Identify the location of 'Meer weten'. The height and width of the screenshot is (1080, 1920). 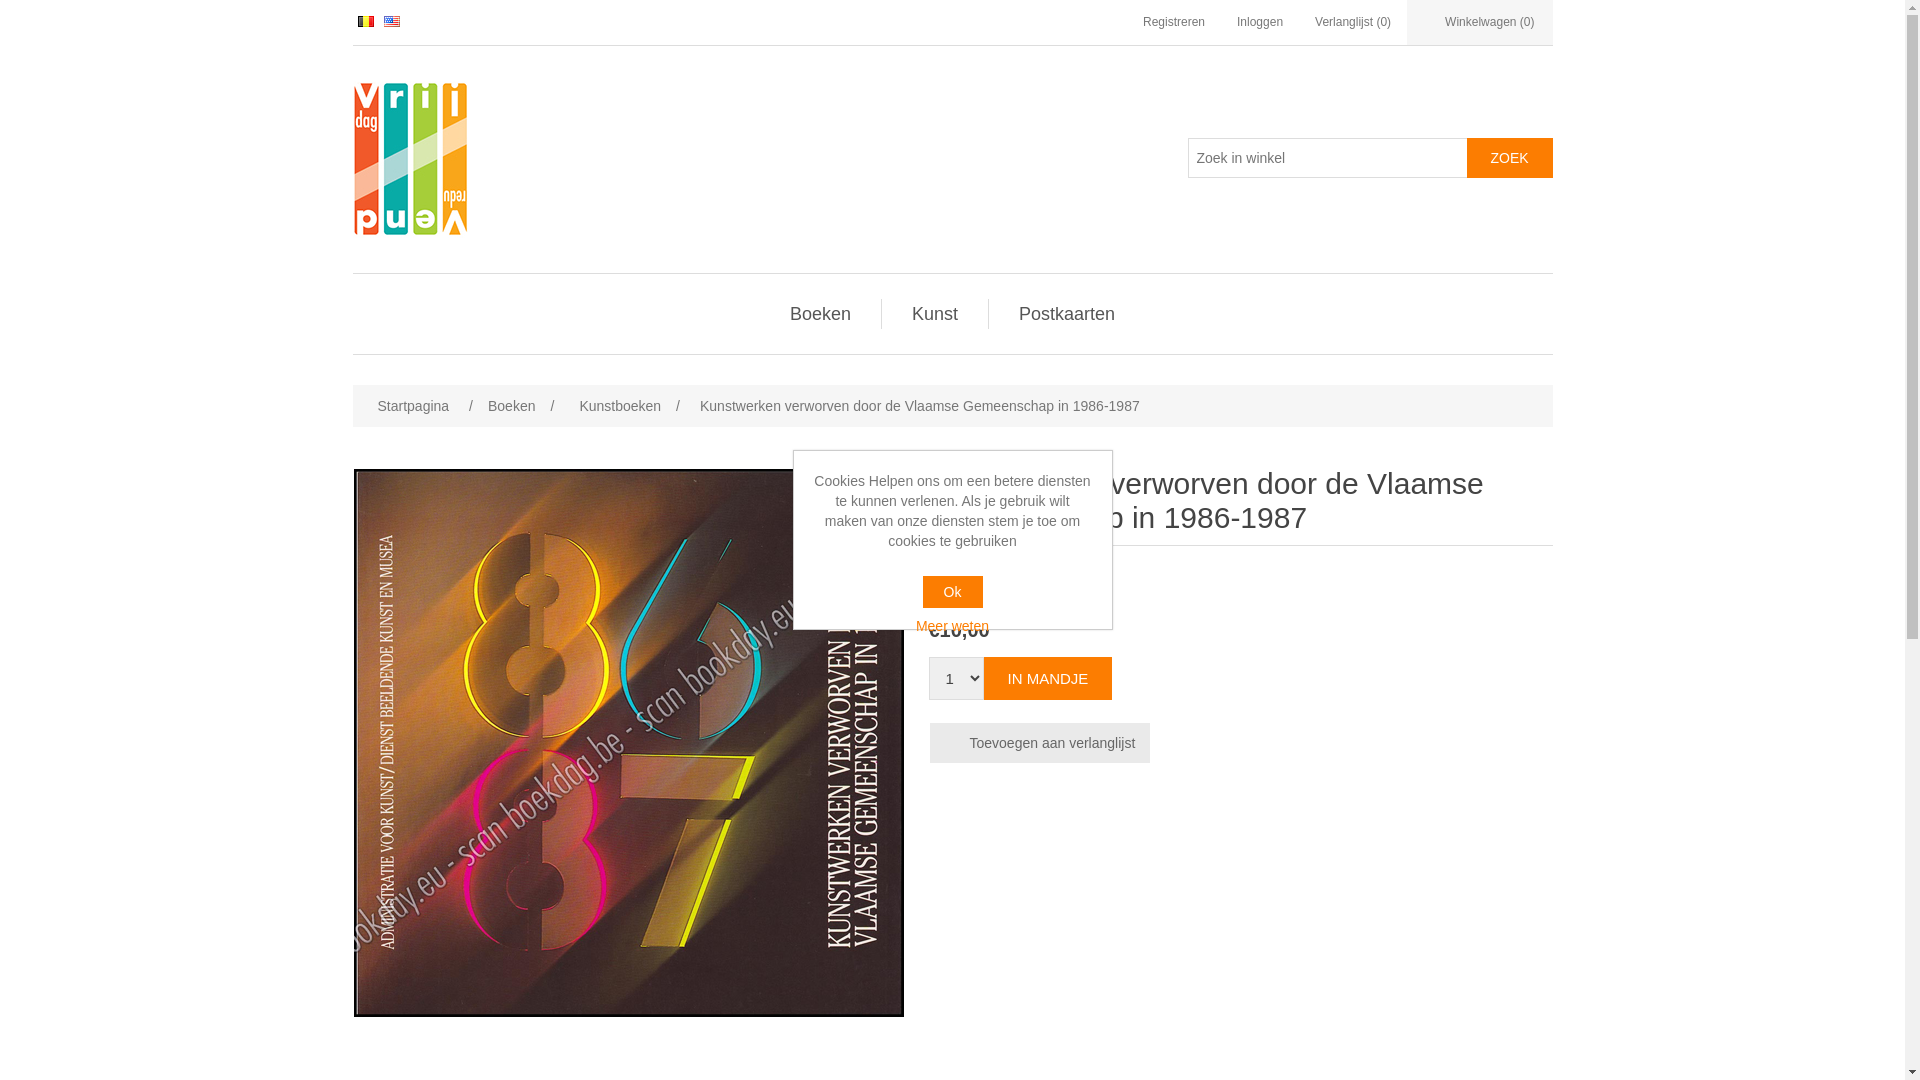
(952, 624).